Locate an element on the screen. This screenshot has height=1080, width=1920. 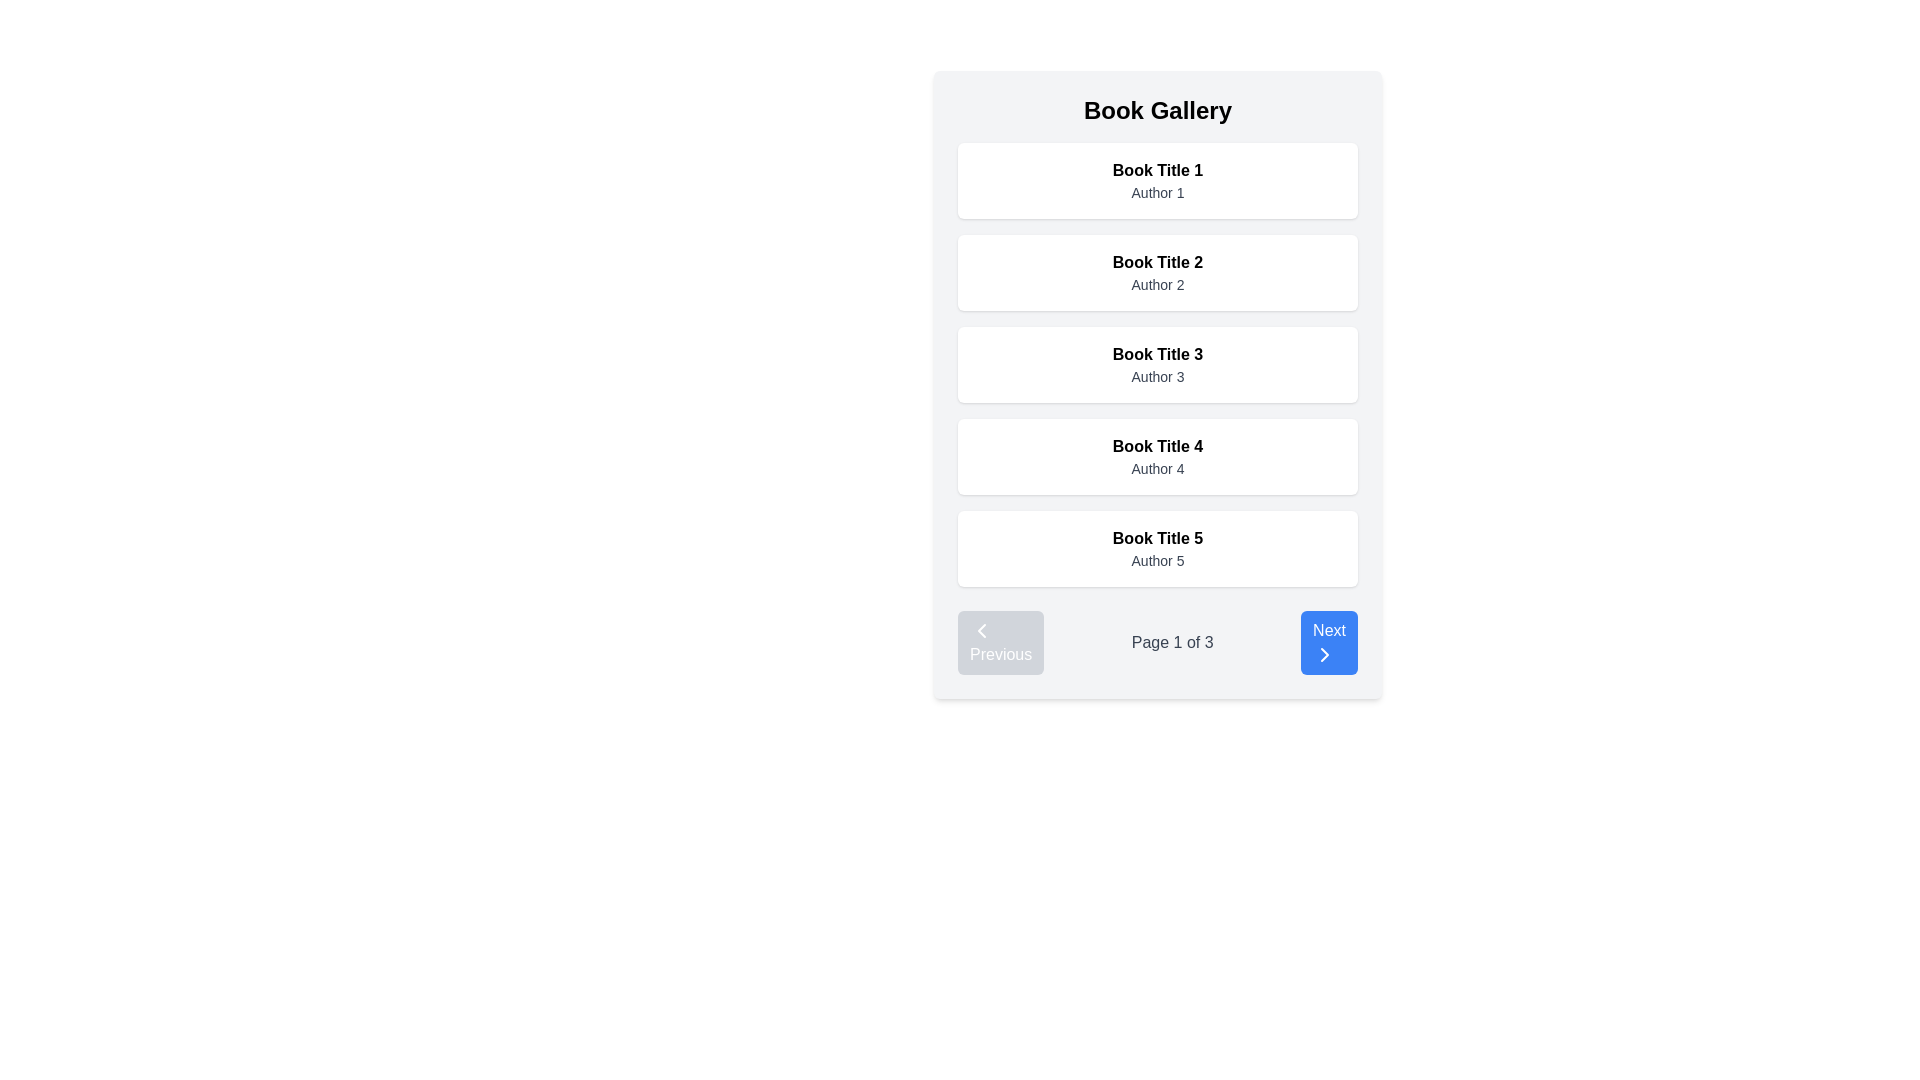
the third book entry in the list, which displays the book title and author information, positioned between 'Book Title 2' and 'Book Title 4' is located at coordinates (1157, 365).